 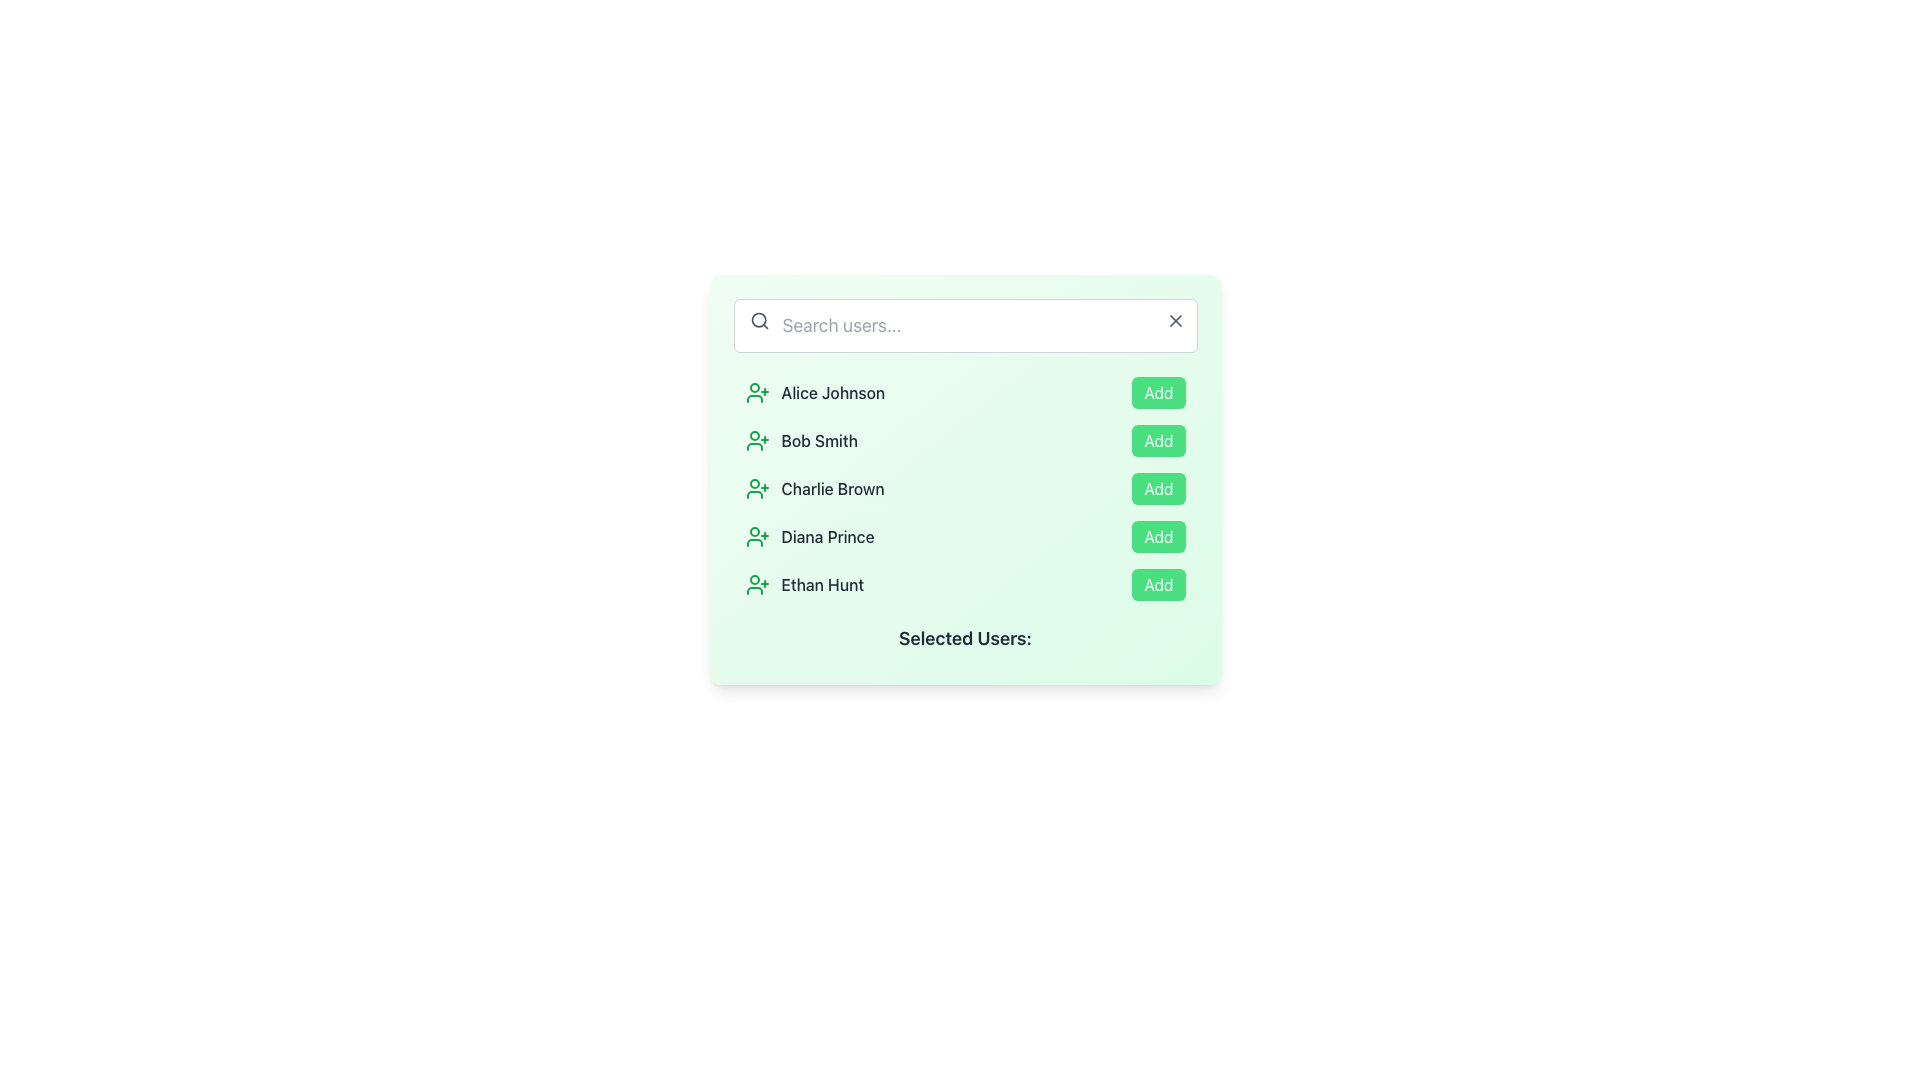 What do you see at coordinates (819, 439) in the screenshot?
I see `the text label displaying 'Bob Smith', which is in dark gray font on a light green background, located in the second row of user entries` at bounding box center [819, 439].